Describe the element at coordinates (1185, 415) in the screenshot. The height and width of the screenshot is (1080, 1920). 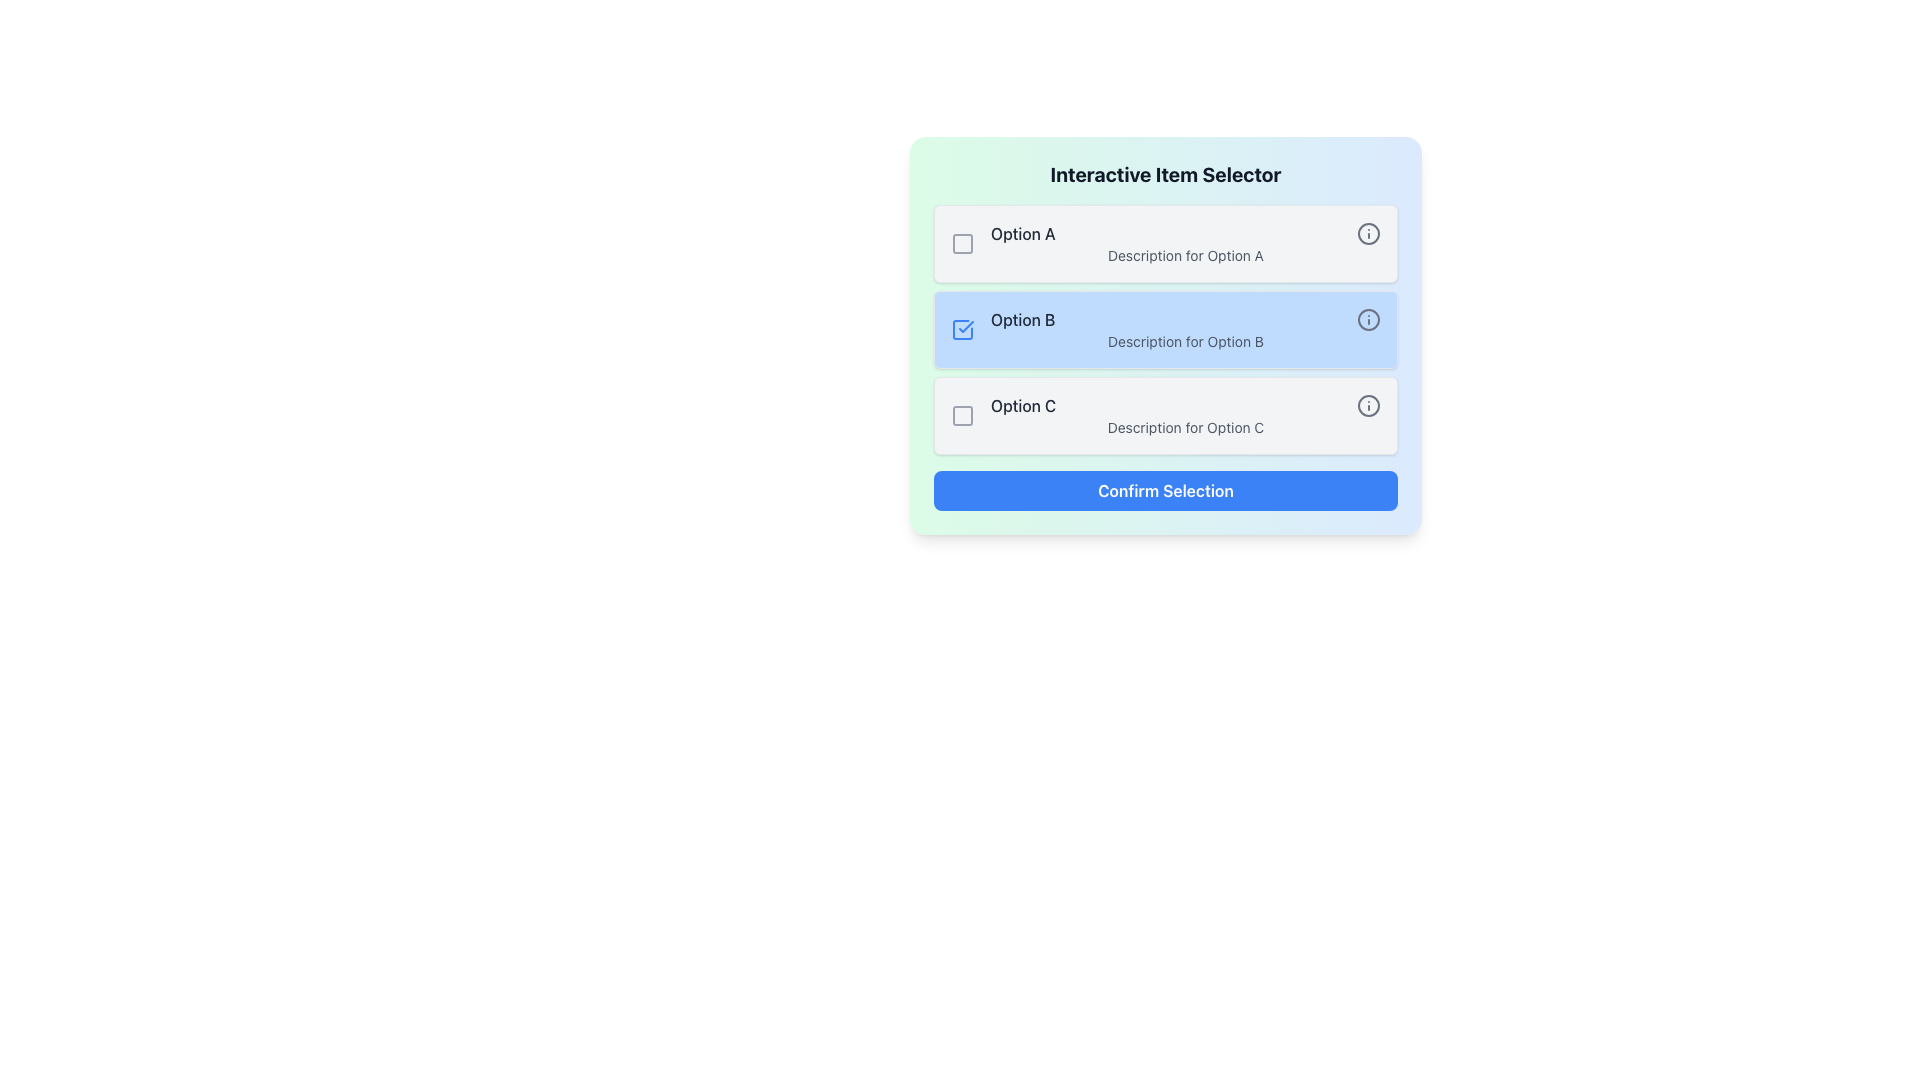
I see `text of the selectable option labeled 'Option C' in the 'Interactive Item Selector' modal` at that location.